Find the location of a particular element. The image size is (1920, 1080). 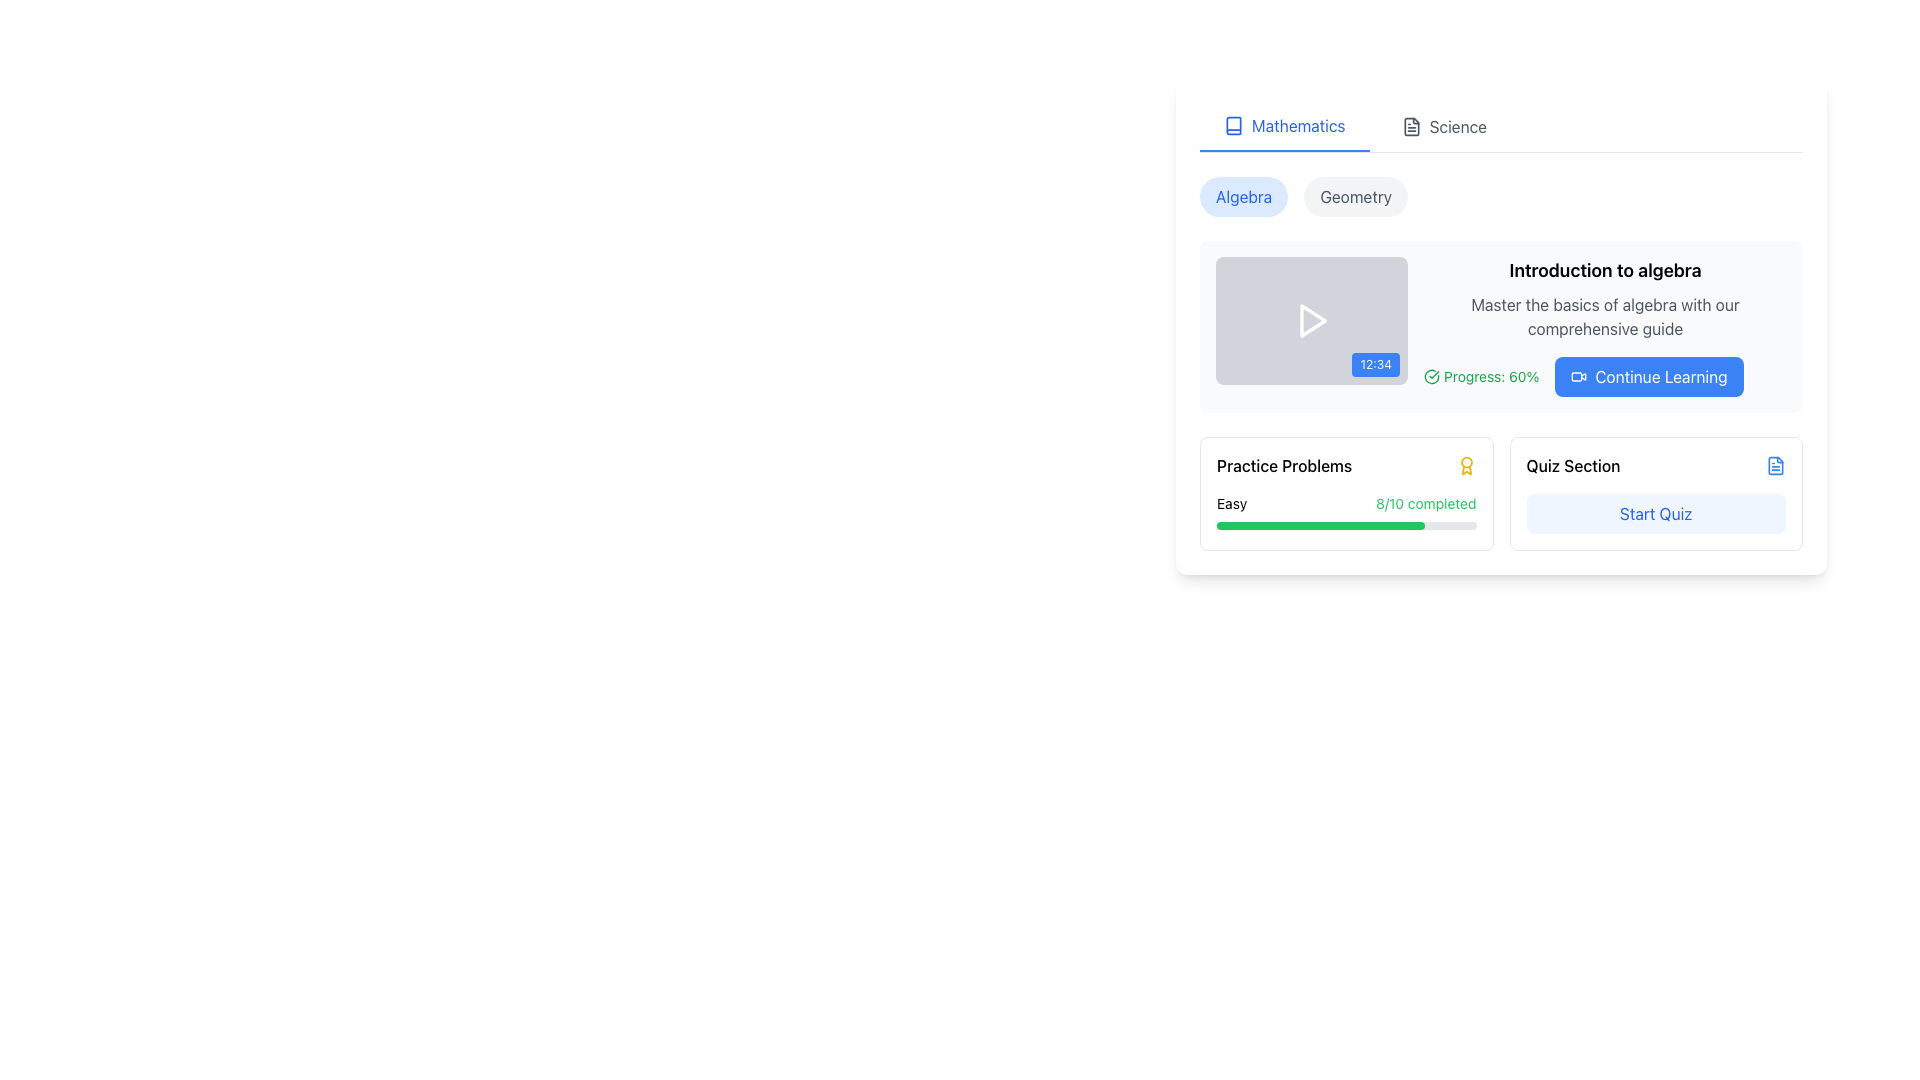

the first icon in the navigation bar, which serves as a shortcut to educational resources is located at coordinates (1232, 124).